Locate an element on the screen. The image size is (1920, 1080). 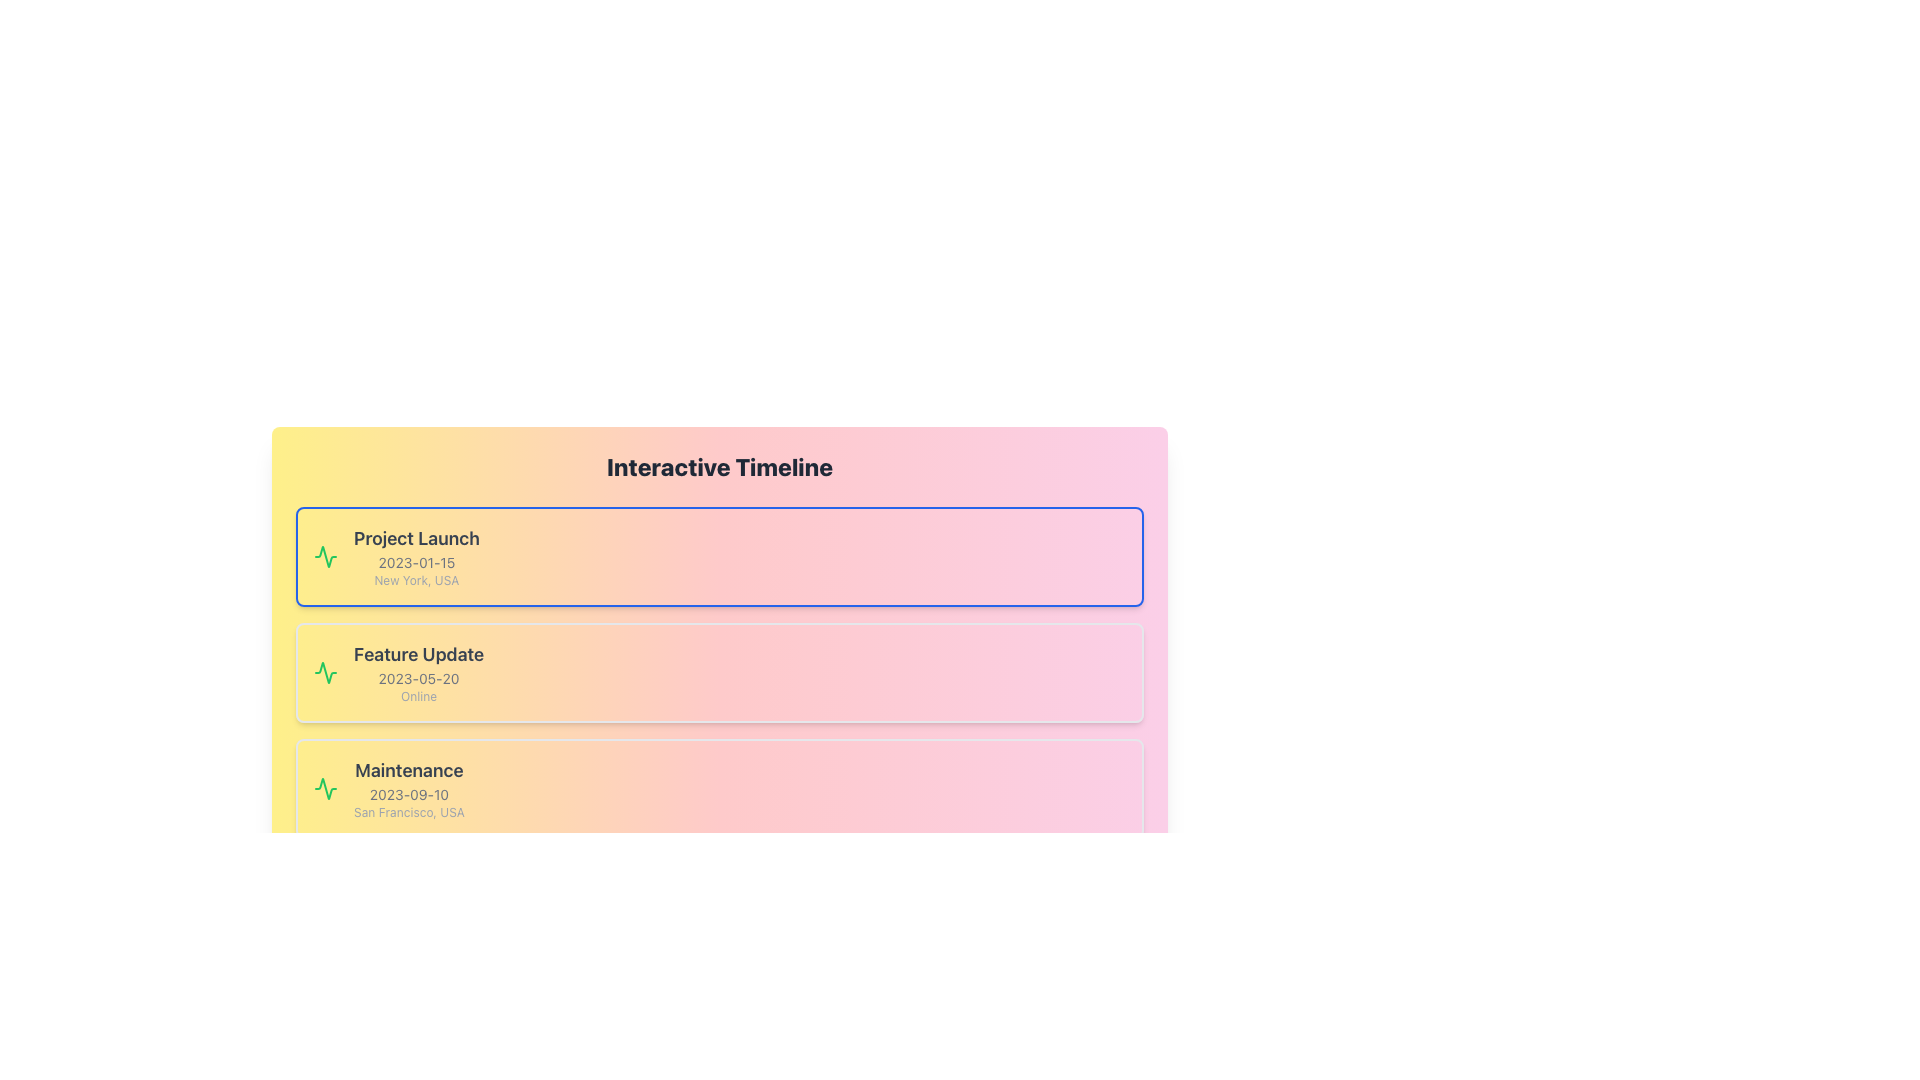
the decorative icon positioned at the left side of the 'Maintenance' card in the timeline events list is located at coordinates (326, 788).